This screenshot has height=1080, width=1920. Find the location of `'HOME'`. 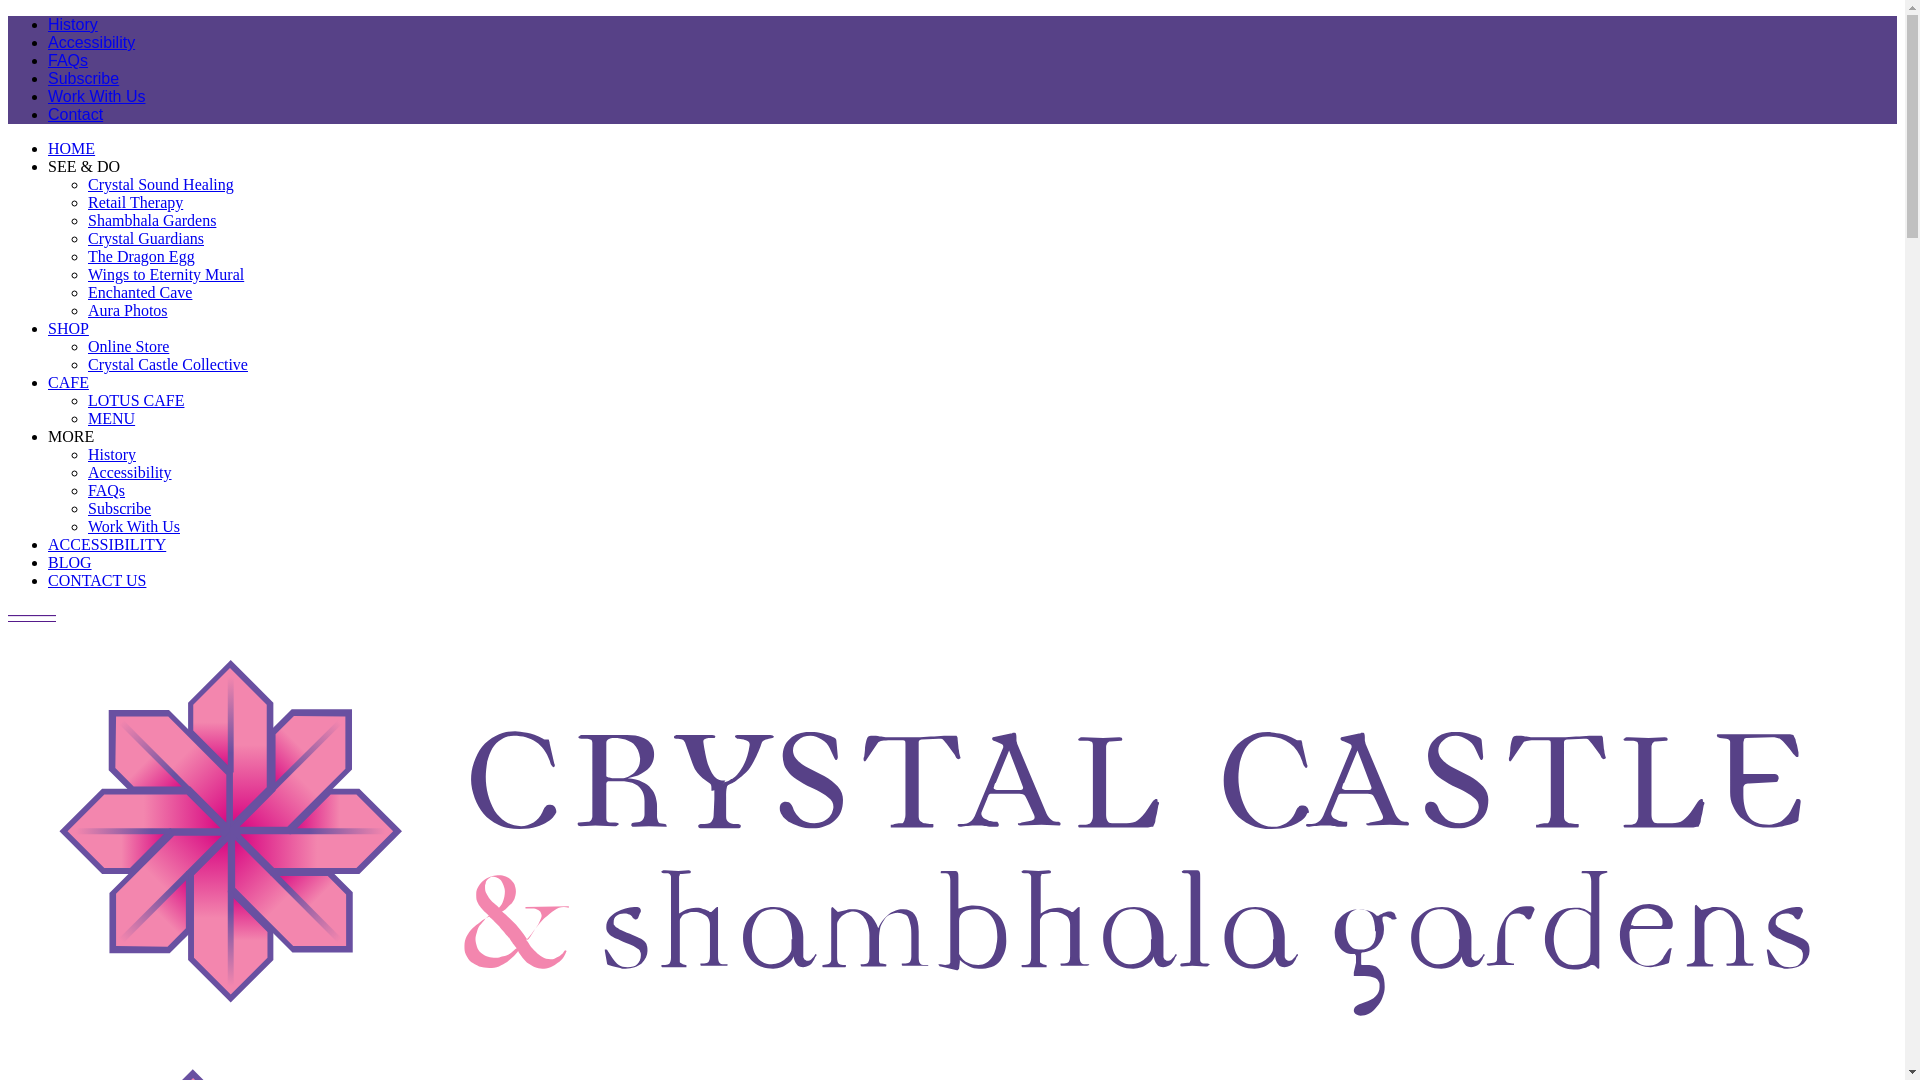

'HOME' is located at coordinates (48, 147).